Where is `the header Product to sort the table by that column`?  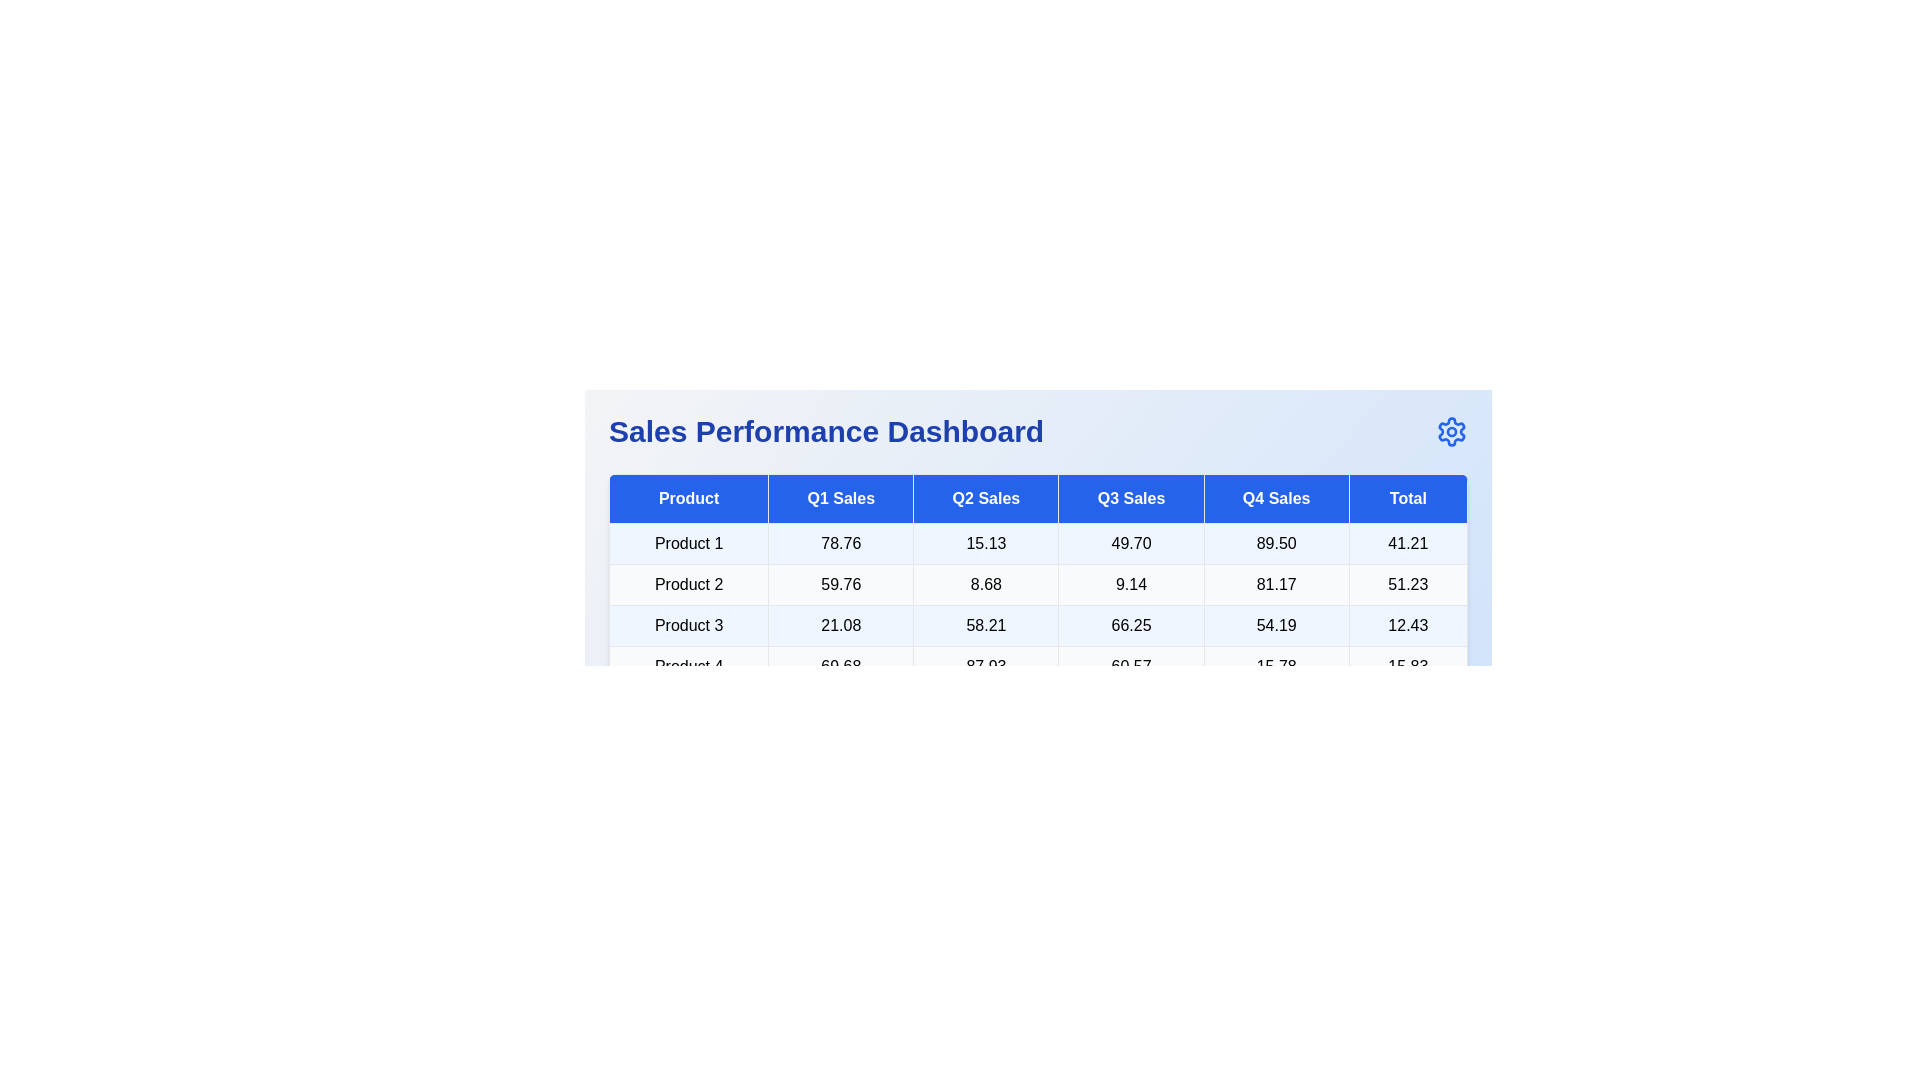
the header Product to sort the table by that column is located at coordinates (689, 497).